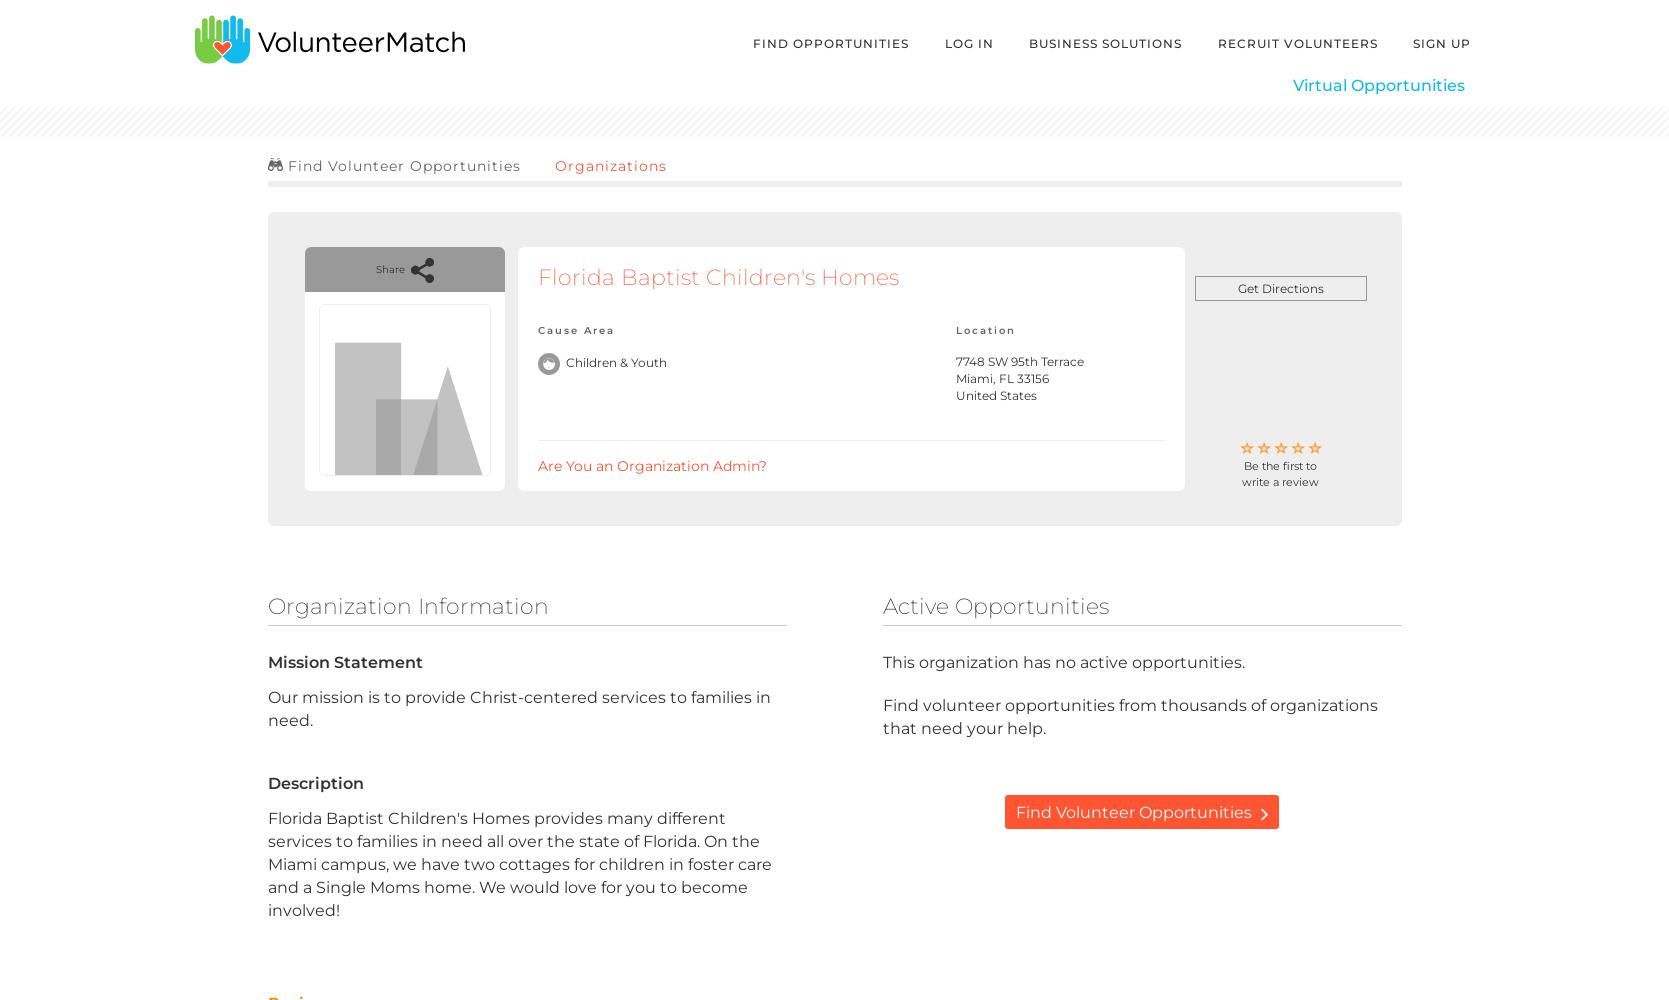  What do you see at coordinates (344, 661) in the screenshot?
I see `'Mission Statement'` at bounding box center [344, 661].